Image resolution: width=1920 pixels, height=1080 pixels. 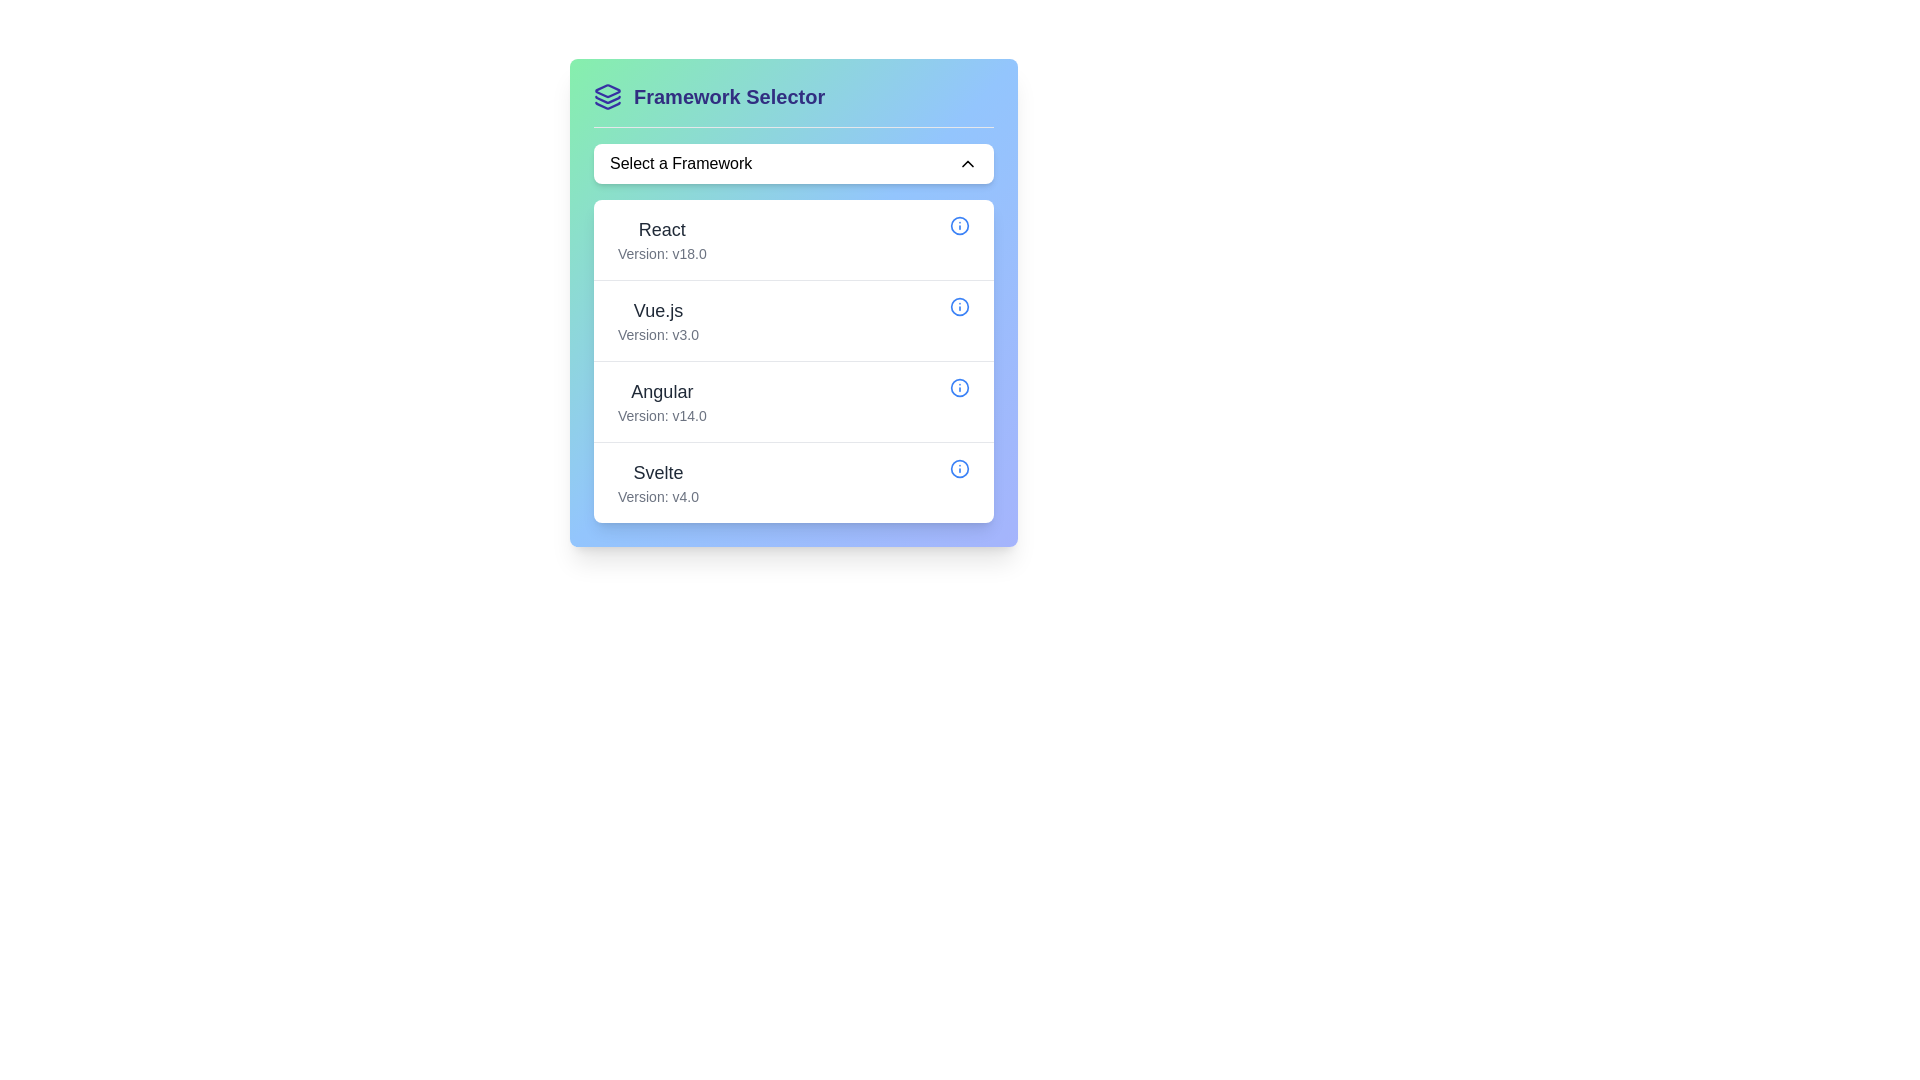 What do you see at coordinates (792, 163) in the screenshot?
I see `the Dropdown button located within the 'Framework Selector' card` at bounding box center [792, 163].